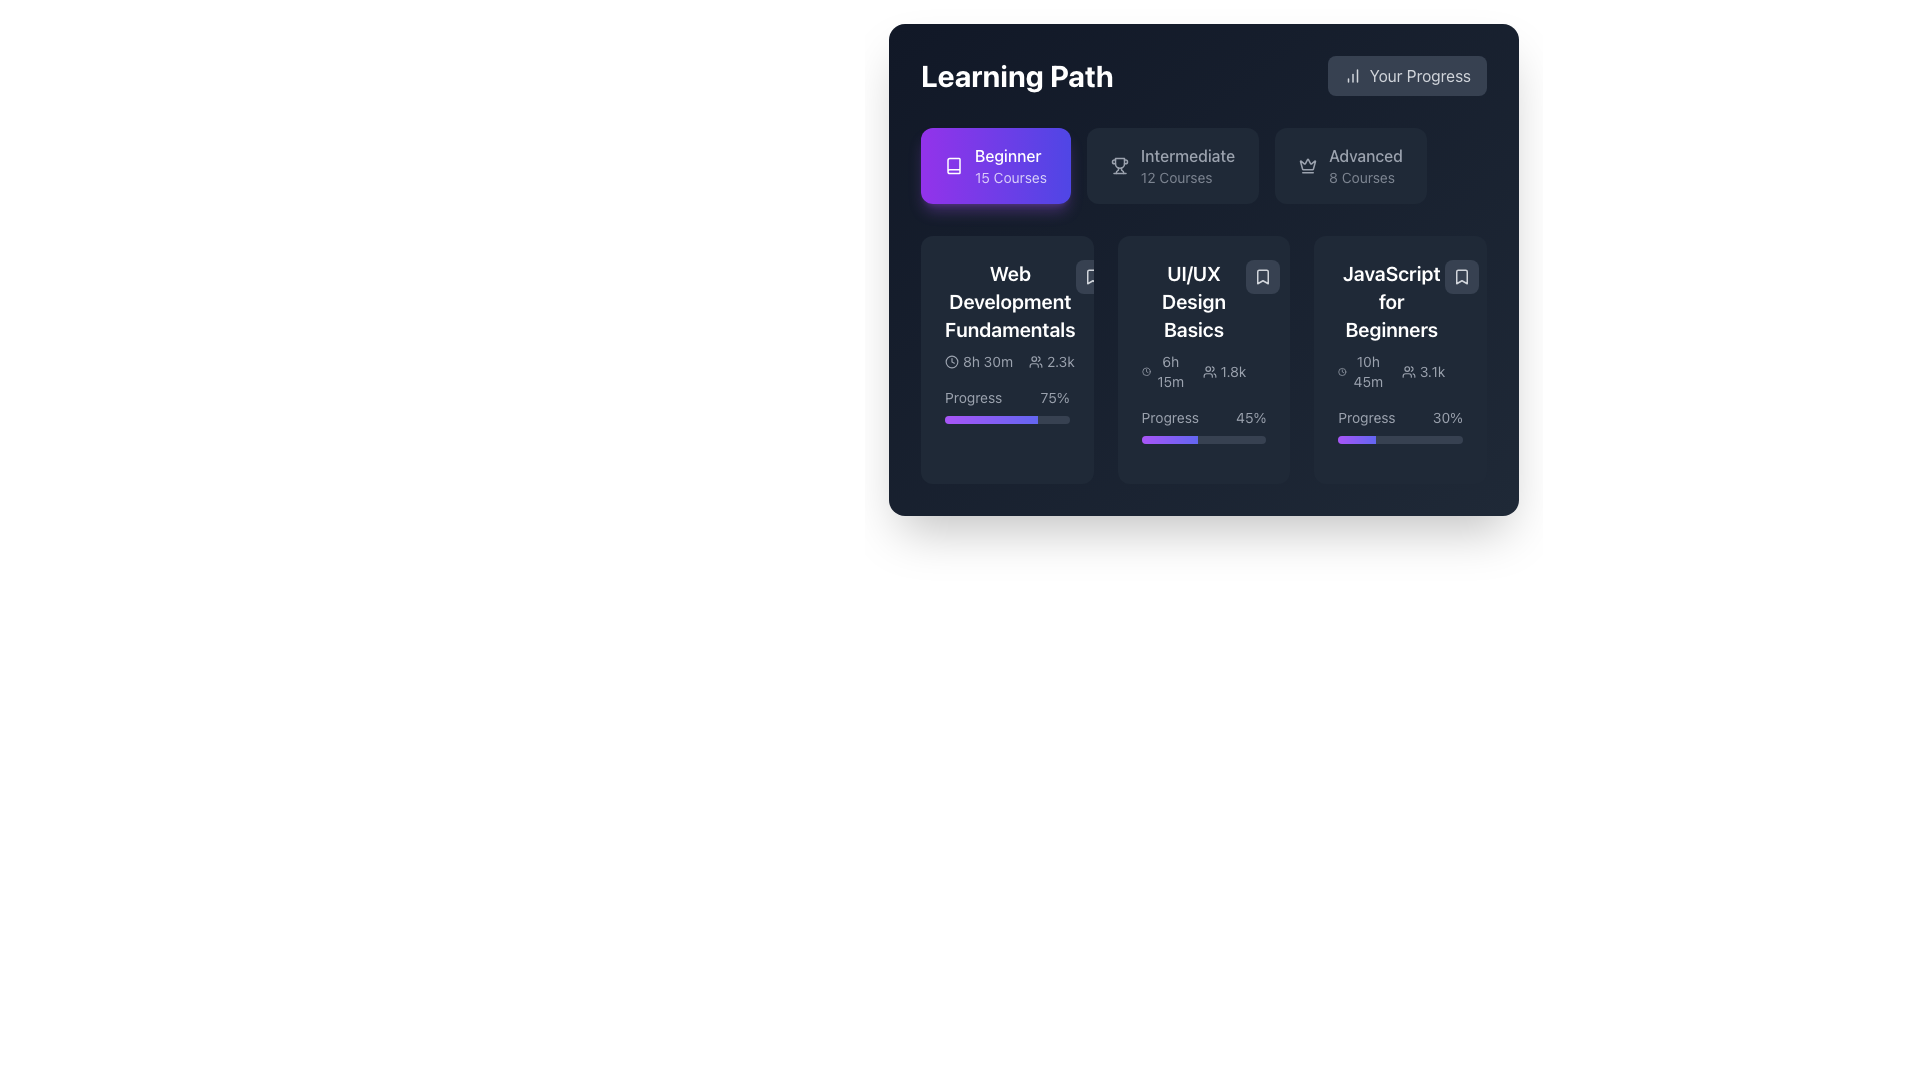 This screenshot has width=1920, height=1080. What do you see at coordinates (1007, 419) in the screenshot?
I see `the Progress bar that represents the 75% completion status within the Web Development Fundamentals card` at bounding box center [1007, 419].